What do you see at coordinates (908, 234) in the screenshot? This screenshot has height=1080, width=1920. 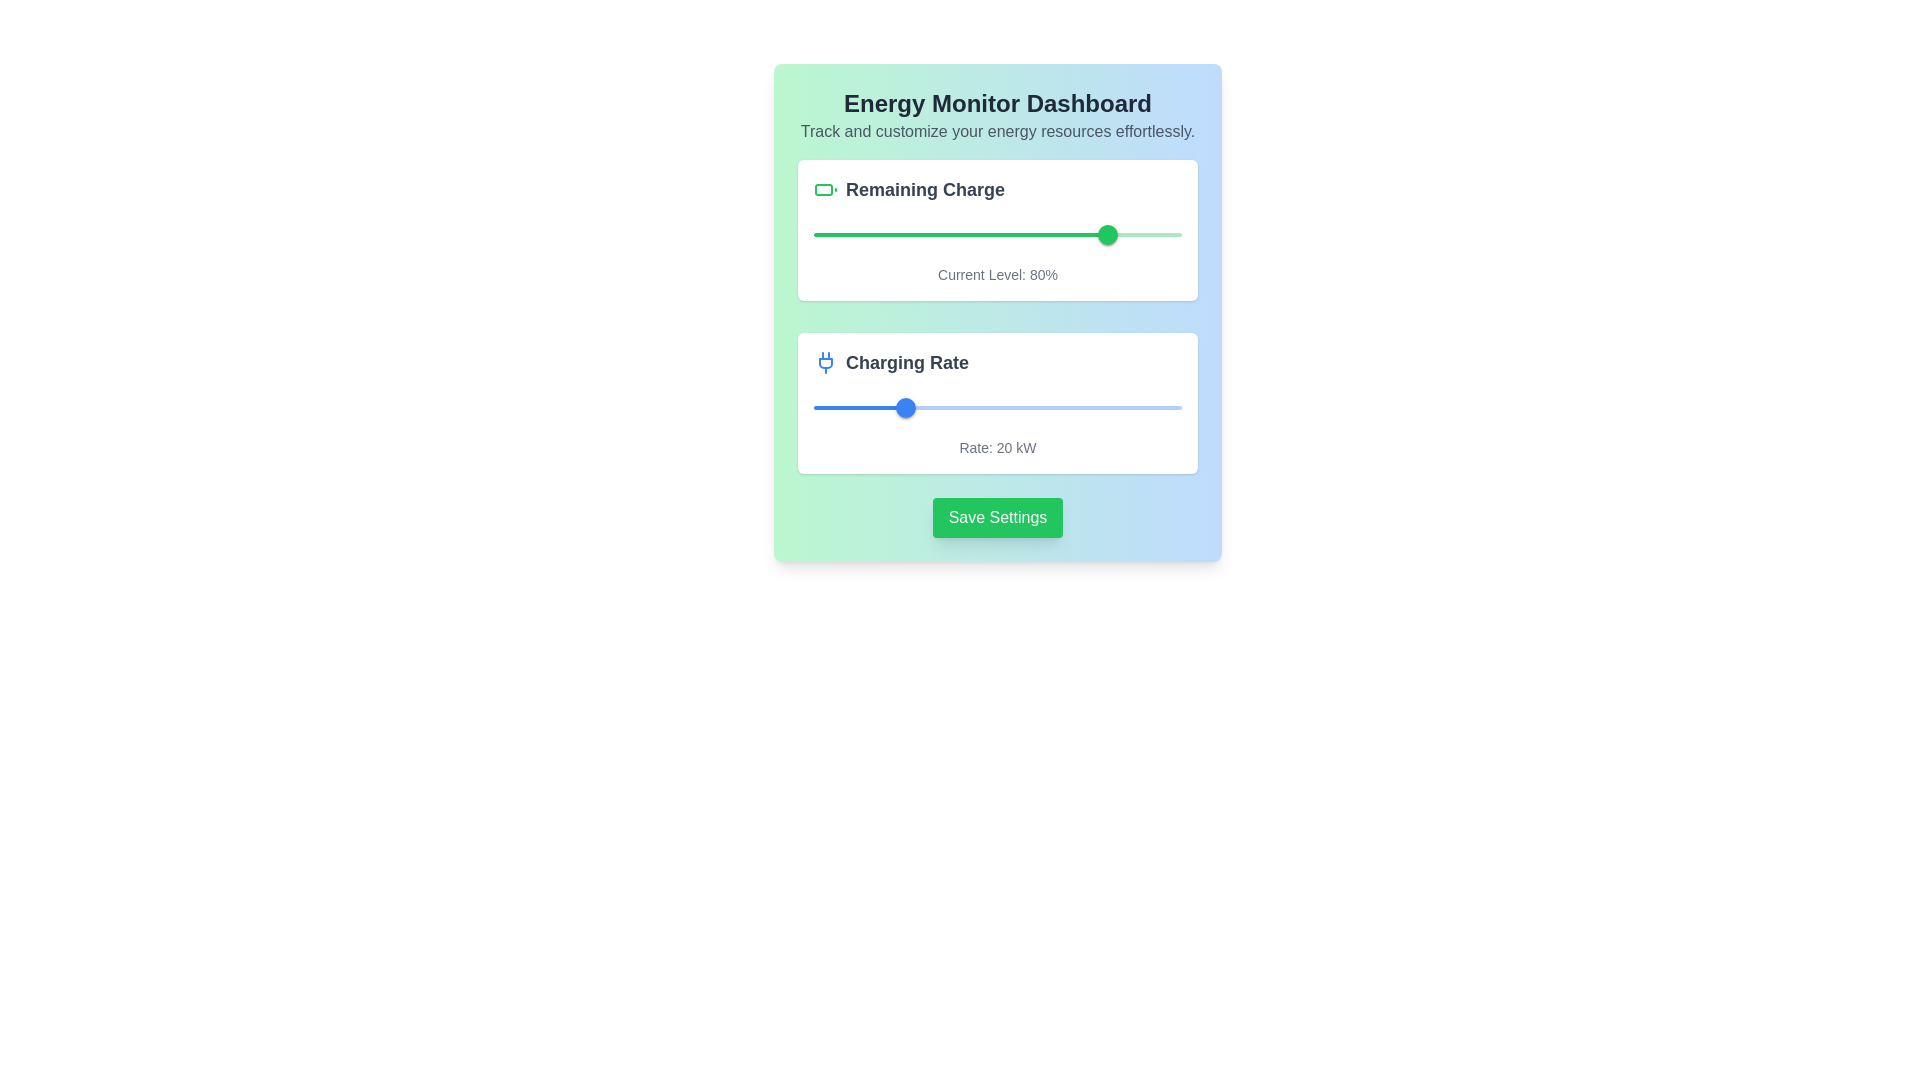 I see `slider value` at bounding box center [908, 234].